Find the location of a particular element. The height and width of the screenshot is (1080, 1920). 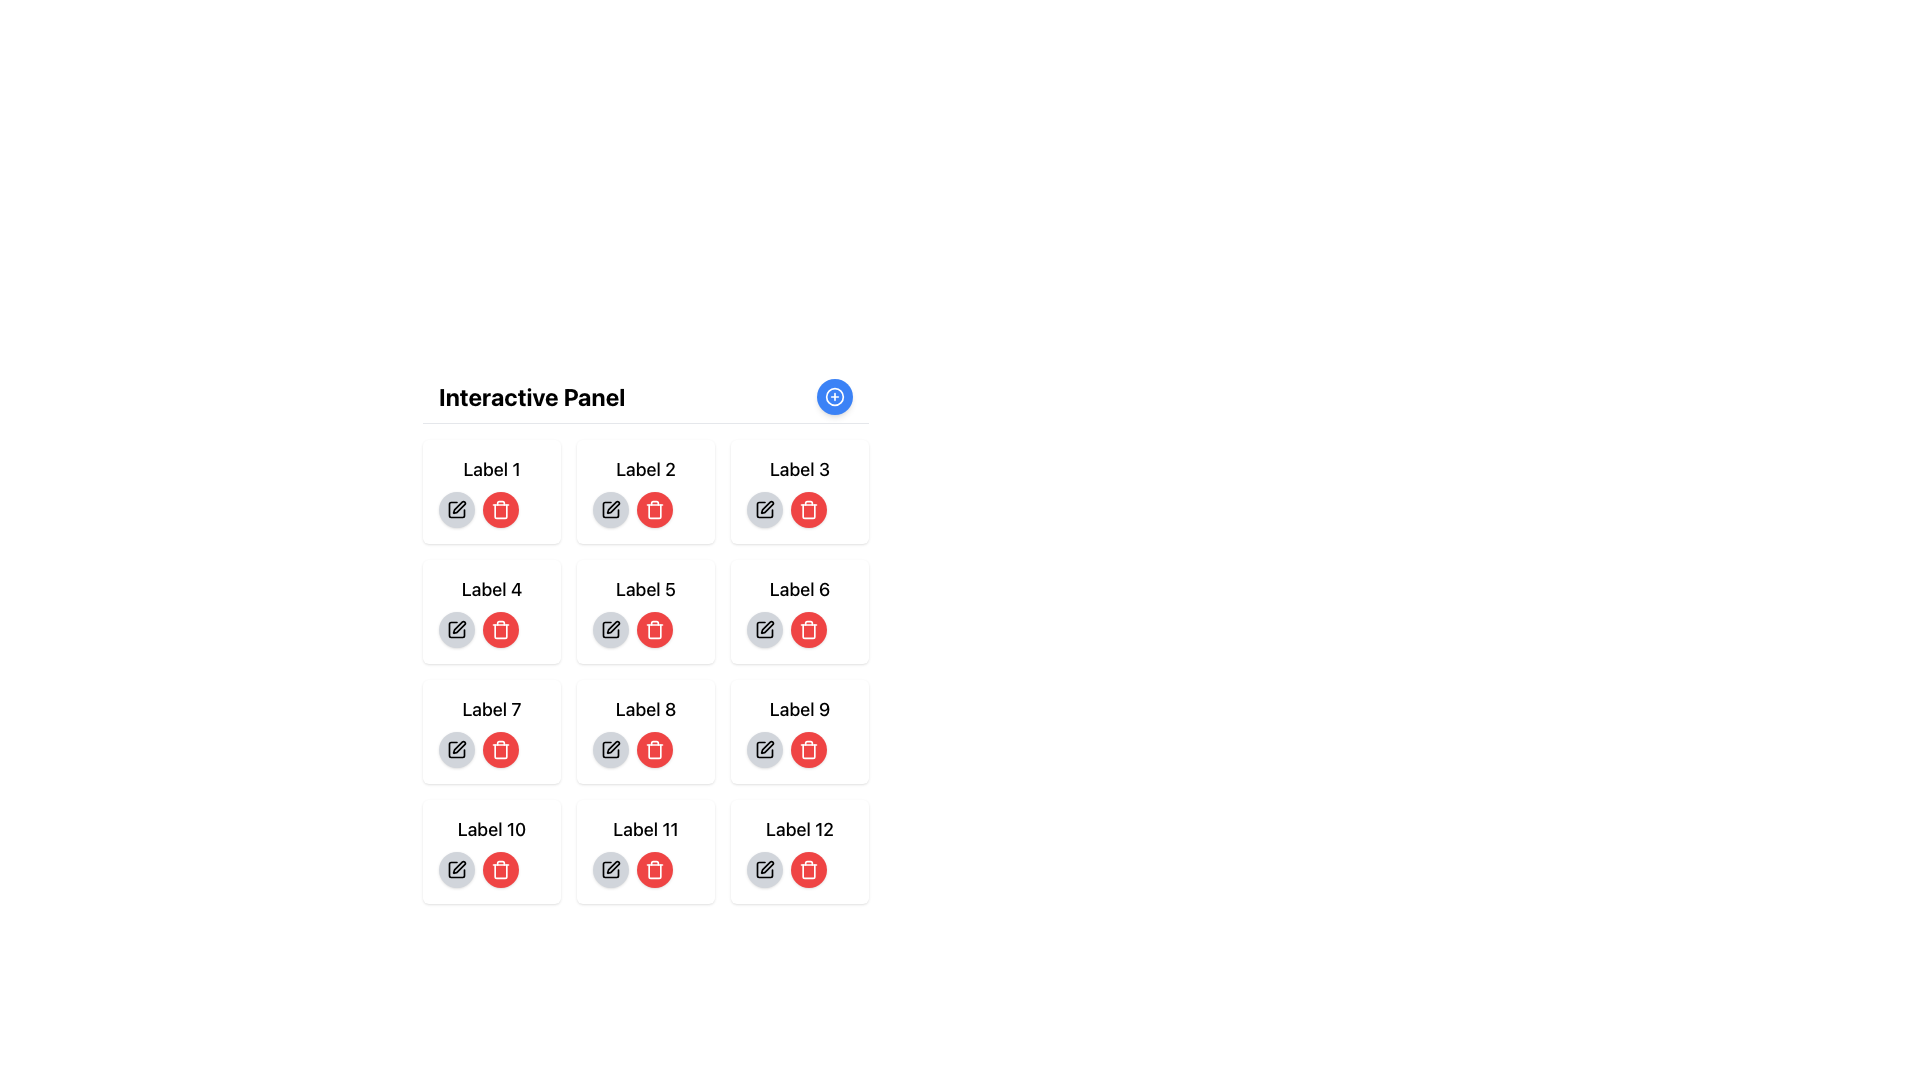

the gray edit button and the red delete button within the horizontal action buttons located in the card labeled 'Label 2', which is the second card in the first row of a three-by-four grid layout is located at coordinates (646, 508).